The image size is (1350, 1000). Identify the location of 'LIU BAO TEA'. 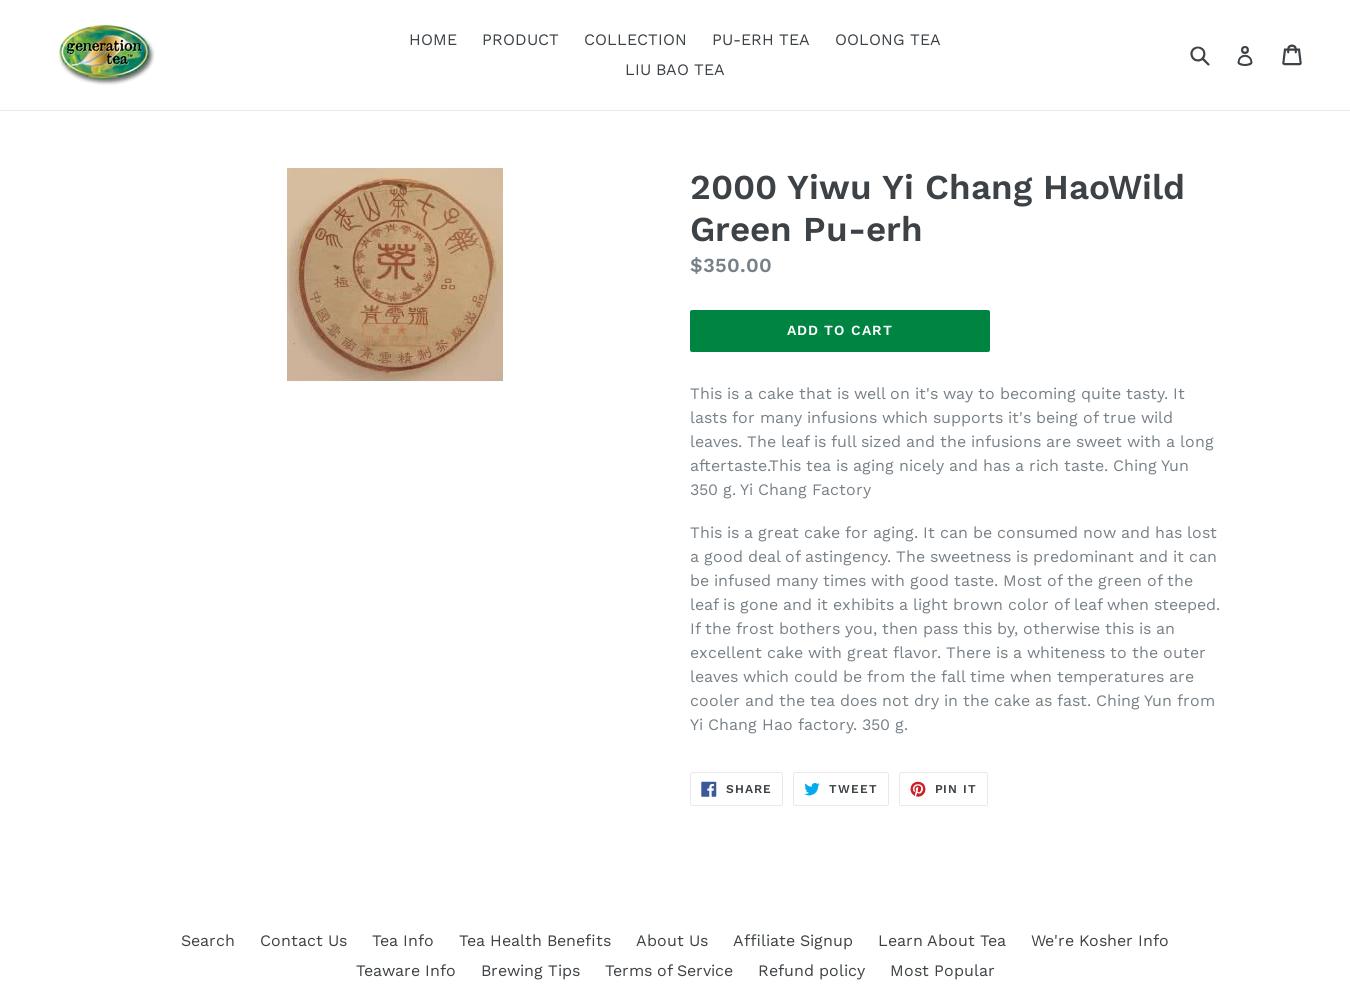
(675, 68).